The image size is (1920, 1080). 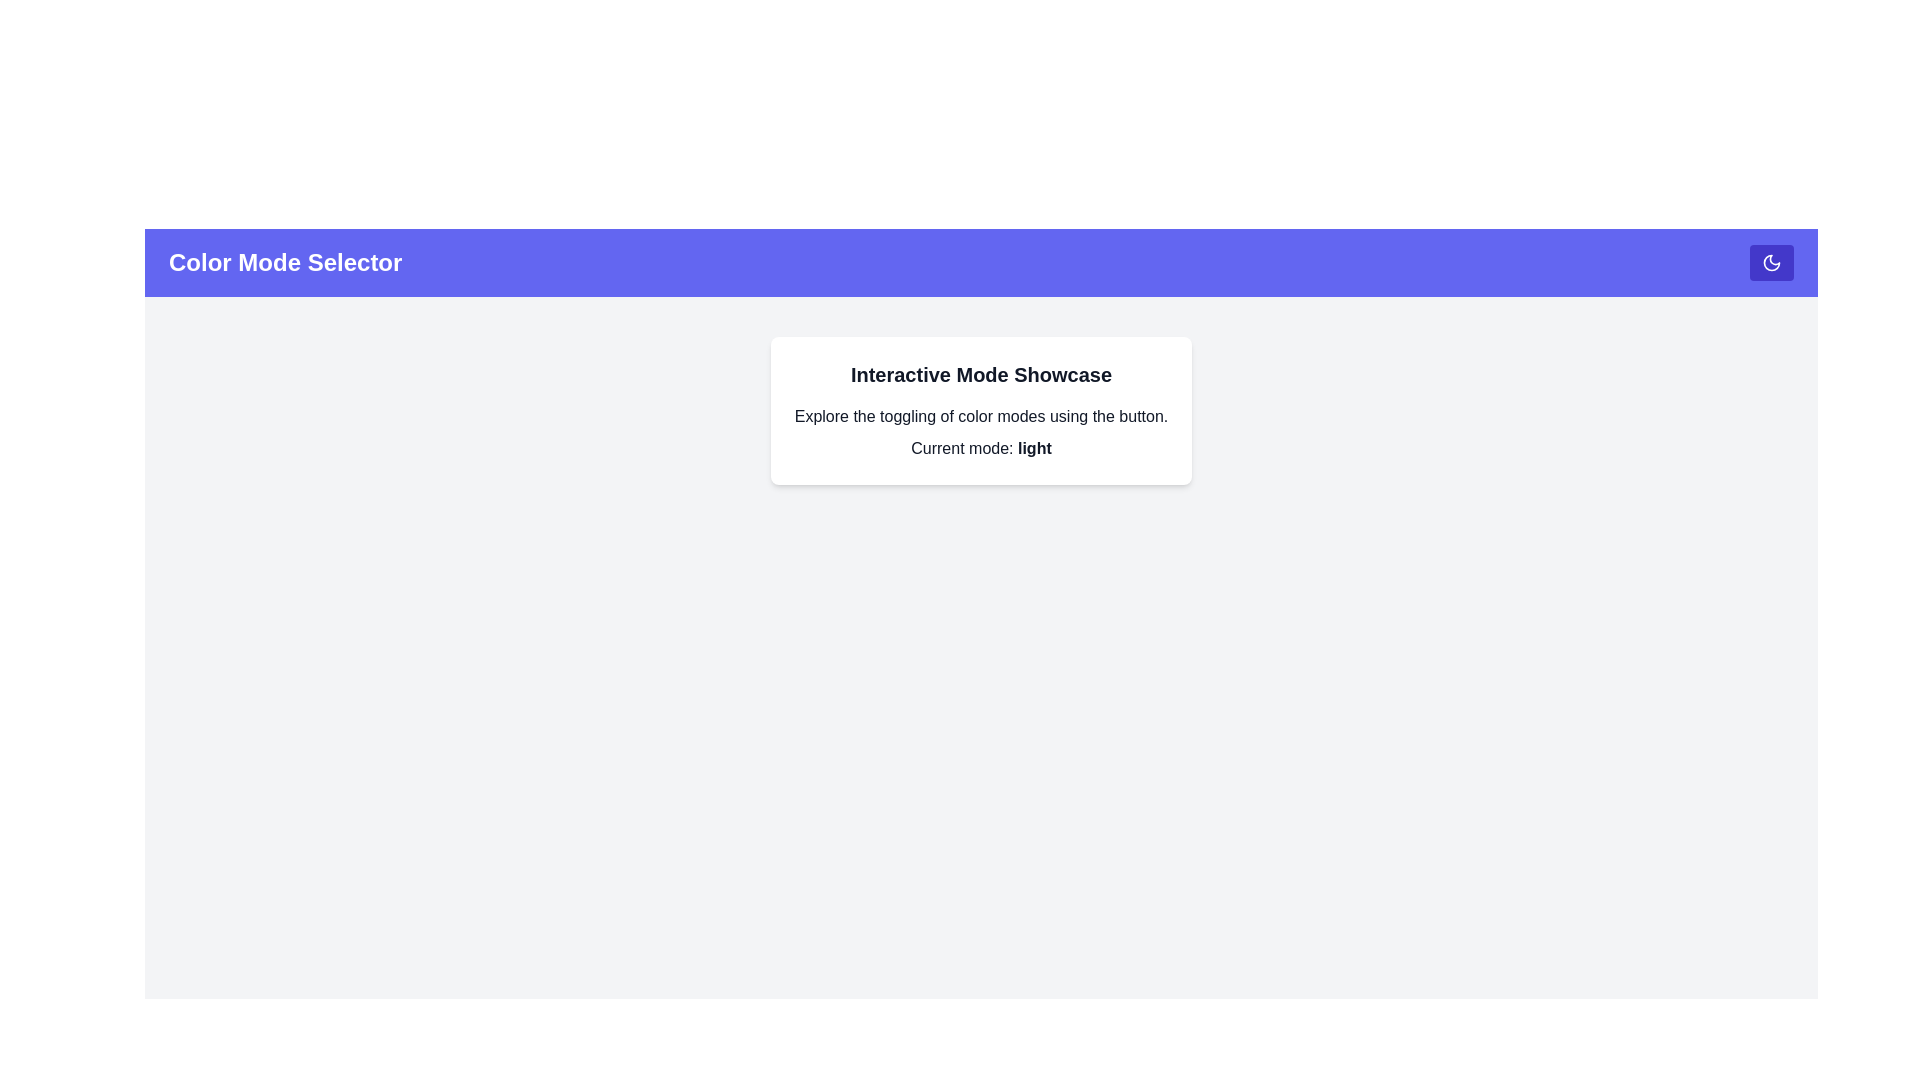 What do you see at coordinates (981, 415) in the screenshot?
I see `the text label displaying 'Explore the toggling of color modes using the button.' which is located in the white card titled 'Interactive Mode Showcase'` at bounding box center [981, 415].